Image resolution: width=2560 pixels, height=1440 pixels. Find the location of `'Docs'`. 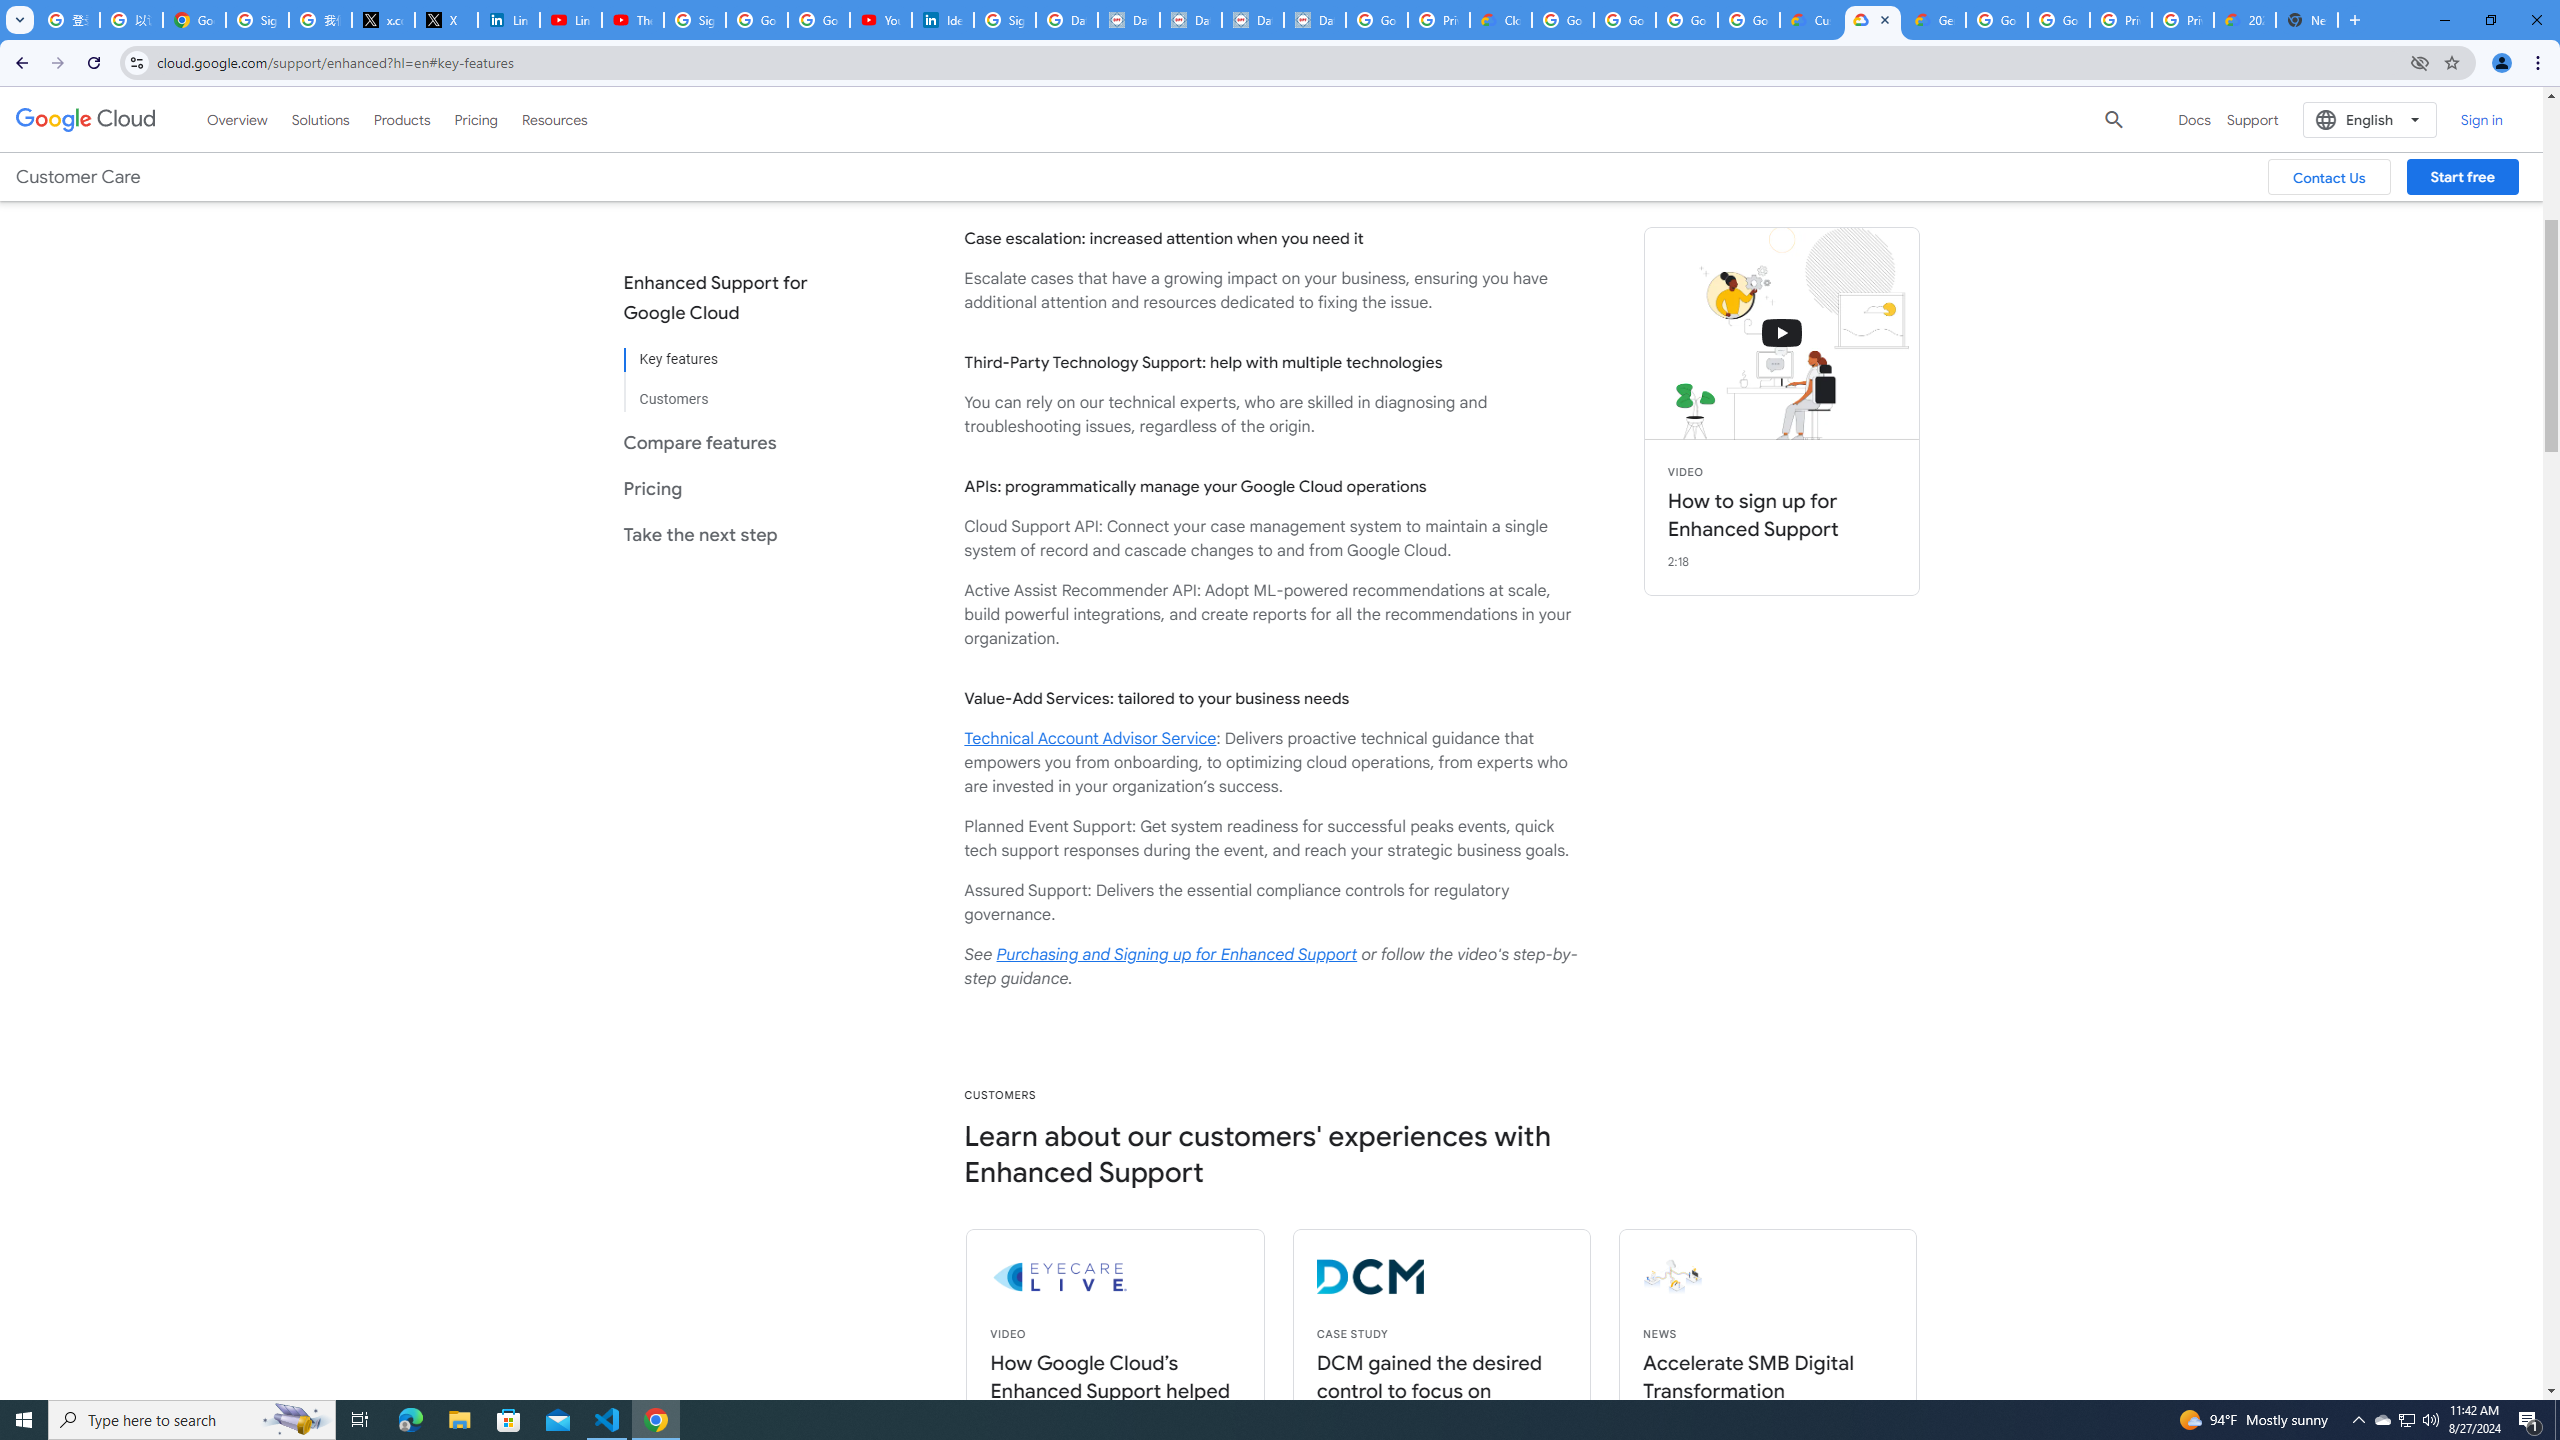

'Docs' is located at coordinates (2194, 118).